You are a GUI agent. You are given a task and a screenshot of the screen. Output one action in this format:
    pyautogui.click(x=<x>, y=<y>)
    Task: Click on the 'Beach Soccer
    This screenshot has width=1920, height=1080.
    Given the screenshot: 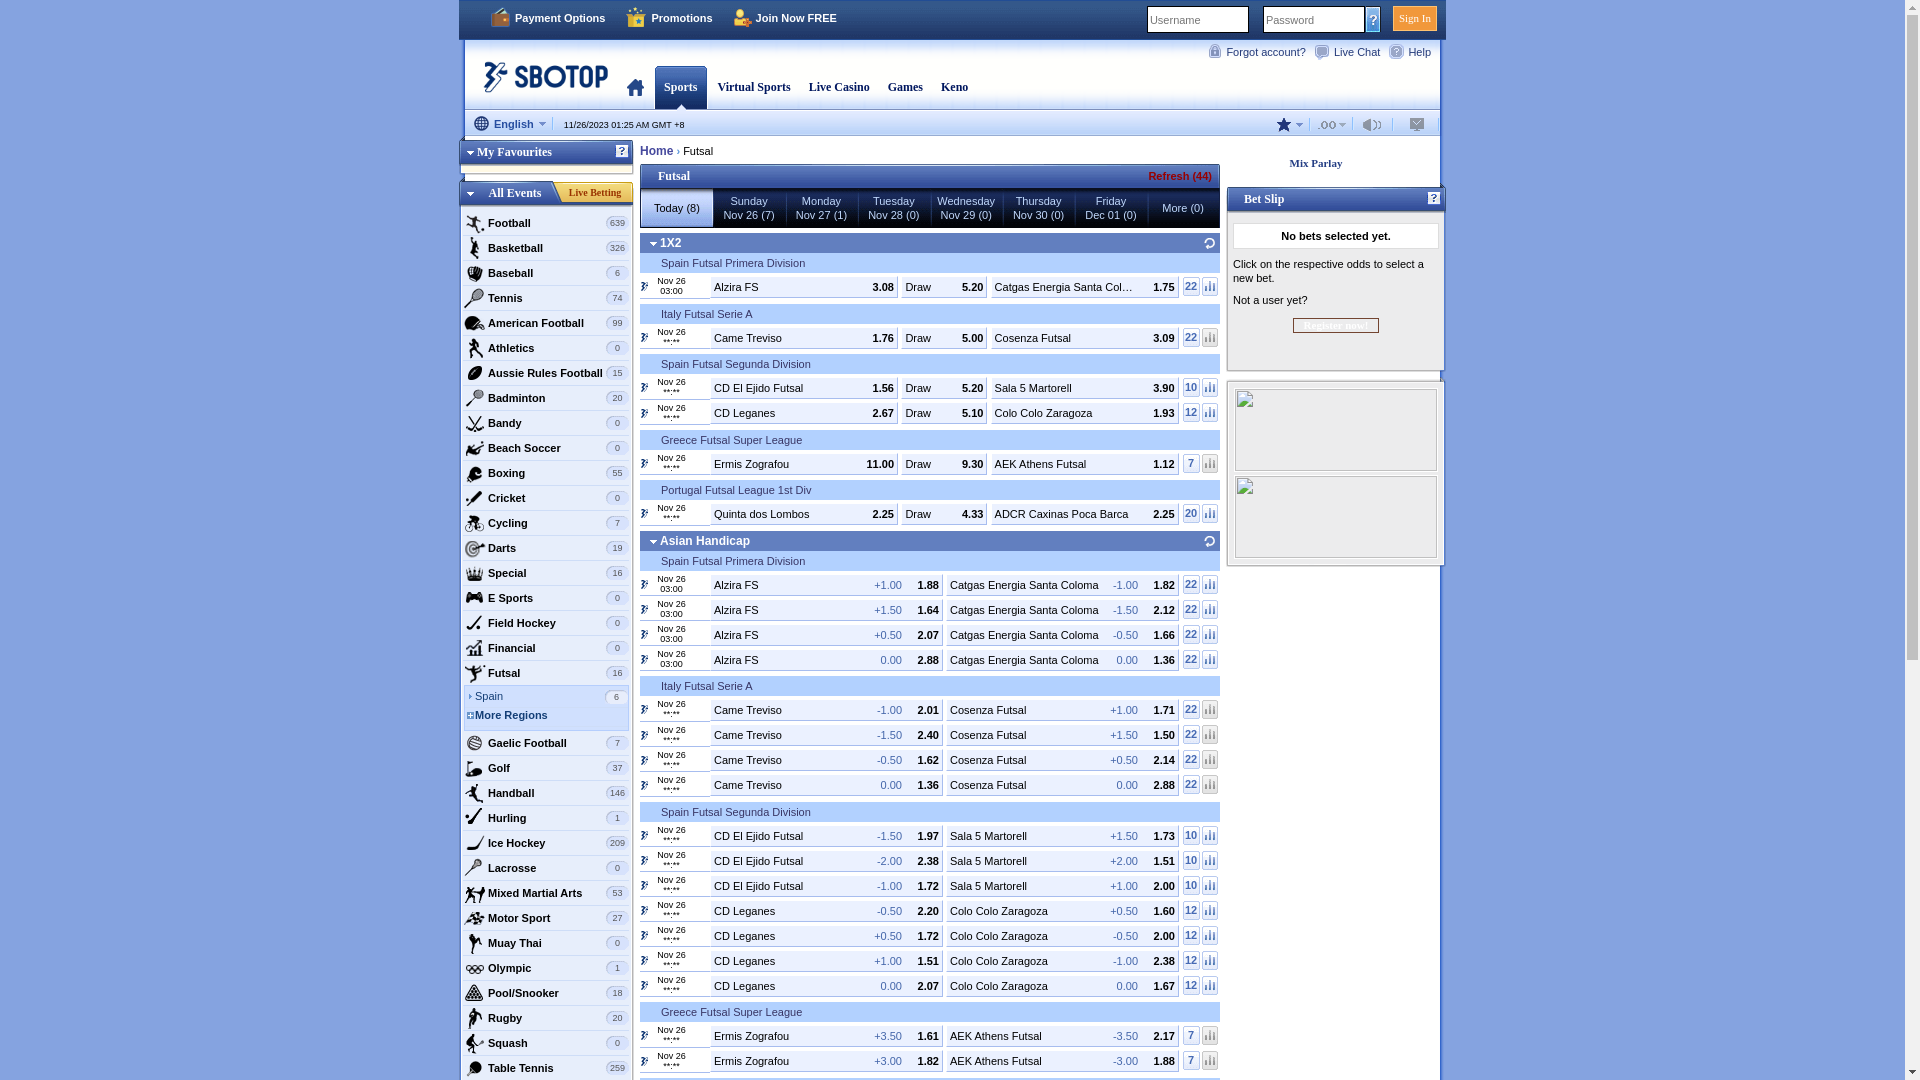 What is the action you would take?
    pyautogui.click(x=546, y=446)
    